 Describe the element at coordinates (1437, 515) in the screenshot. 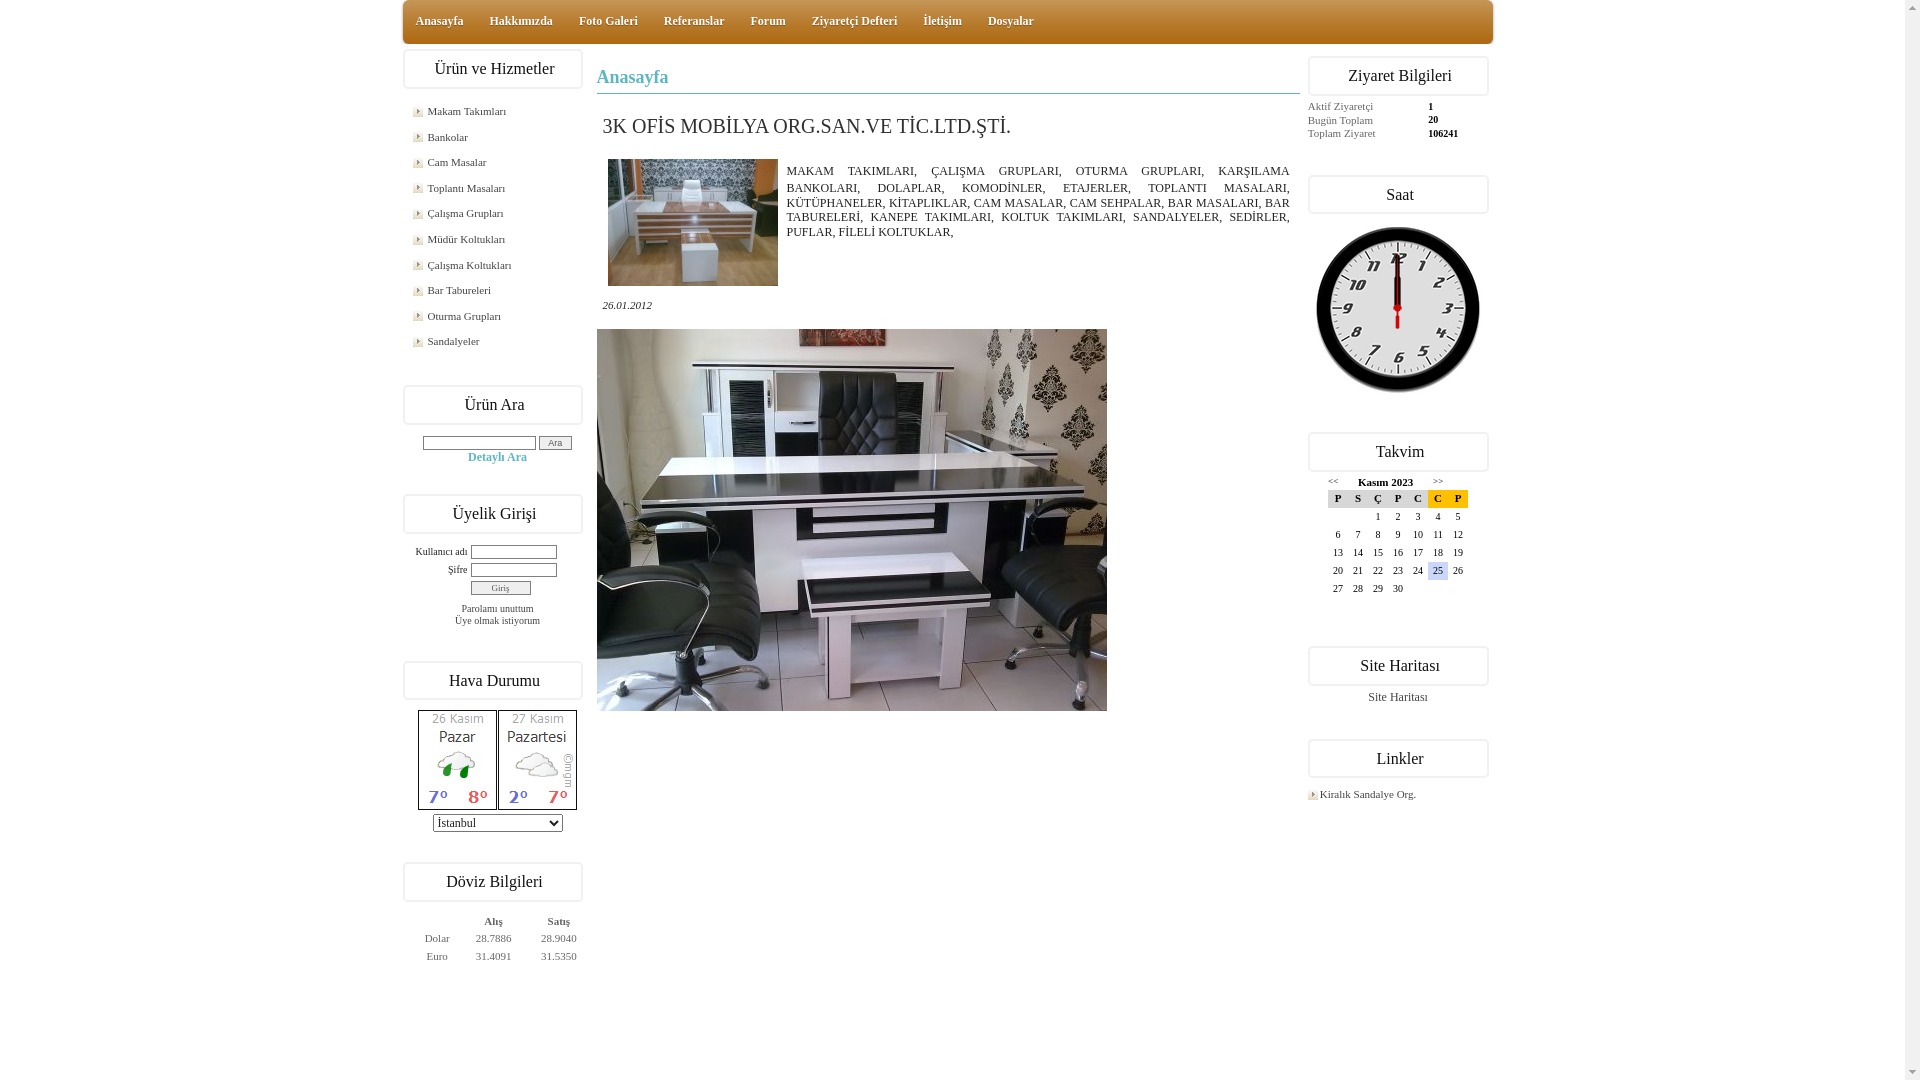

I see `'4'` at that location.